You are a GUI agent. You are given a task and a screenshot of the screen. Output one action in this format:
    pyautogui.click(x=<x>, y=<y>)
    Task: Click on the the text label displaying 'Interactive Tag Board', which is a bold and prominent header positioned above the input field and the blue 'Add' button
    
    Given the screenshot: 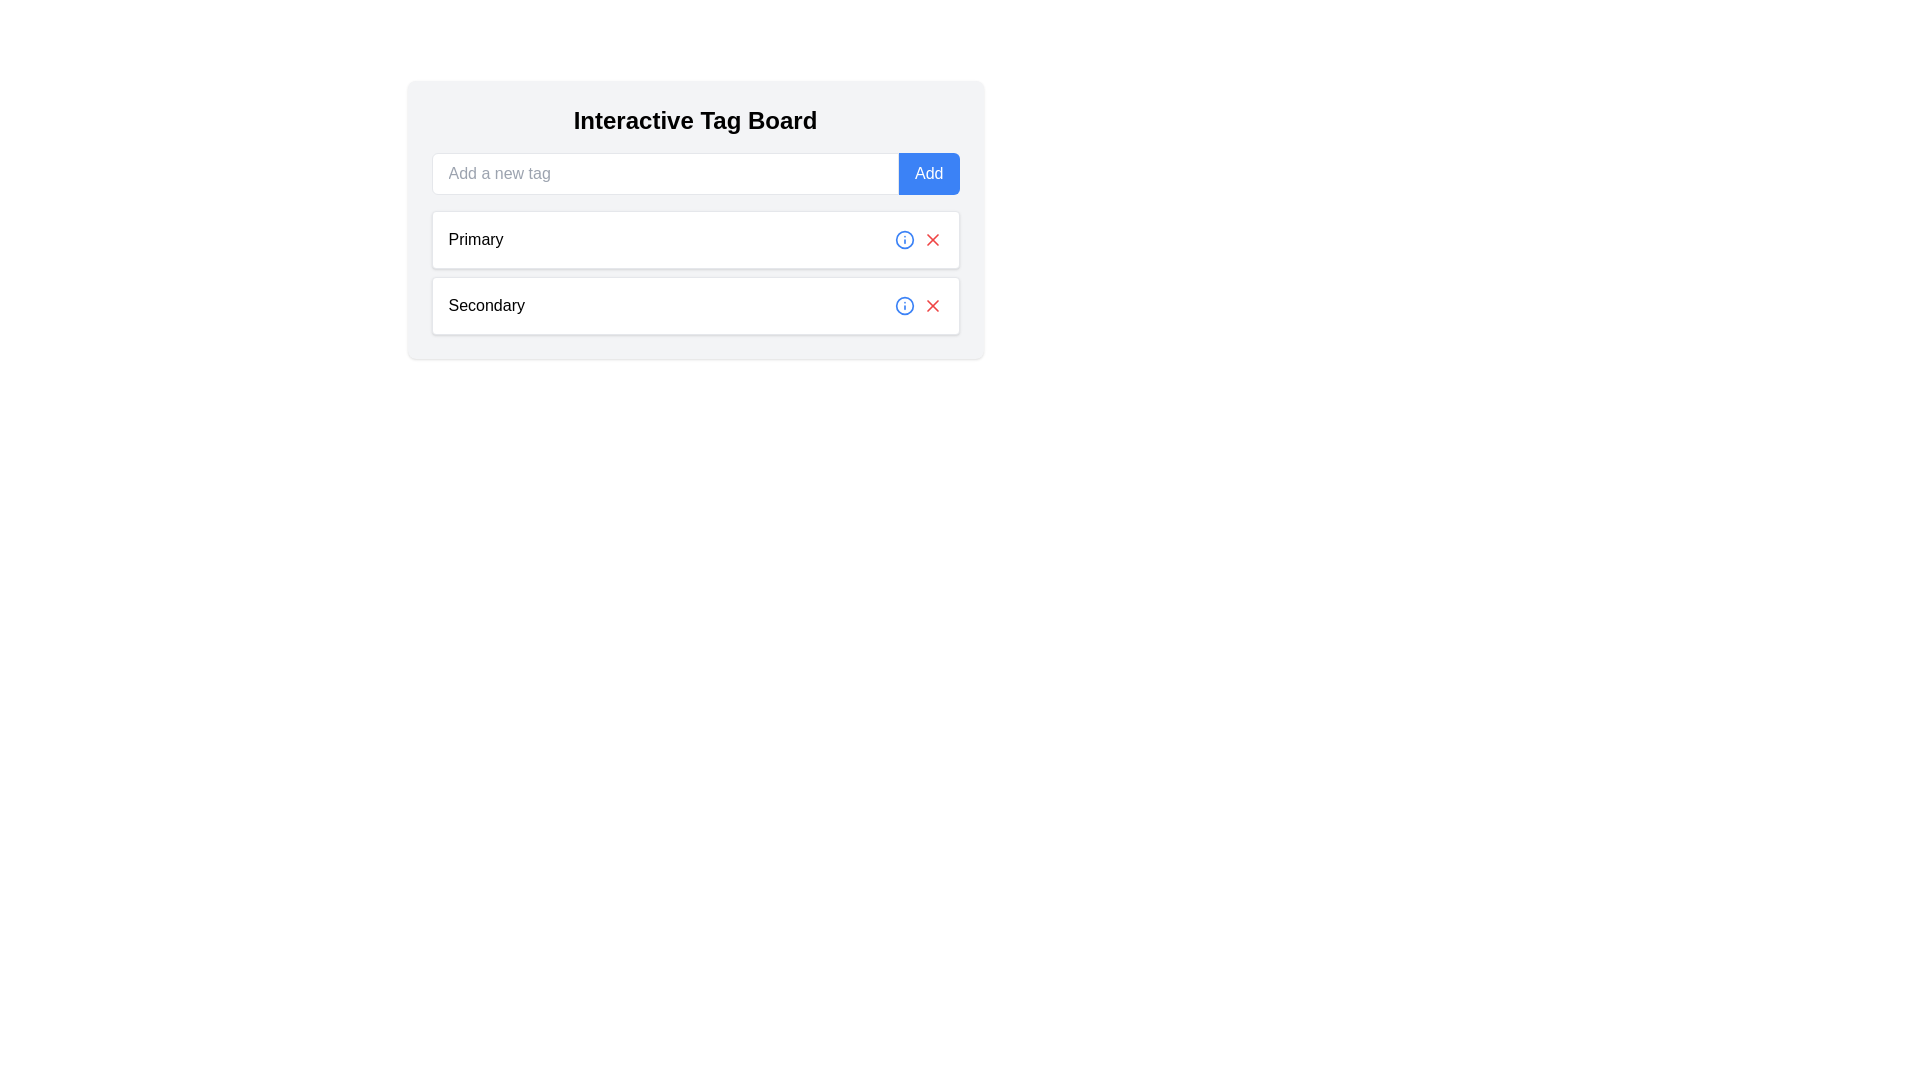 What is the action you would take?
    pyautogui.click(x=695, y=120)
    